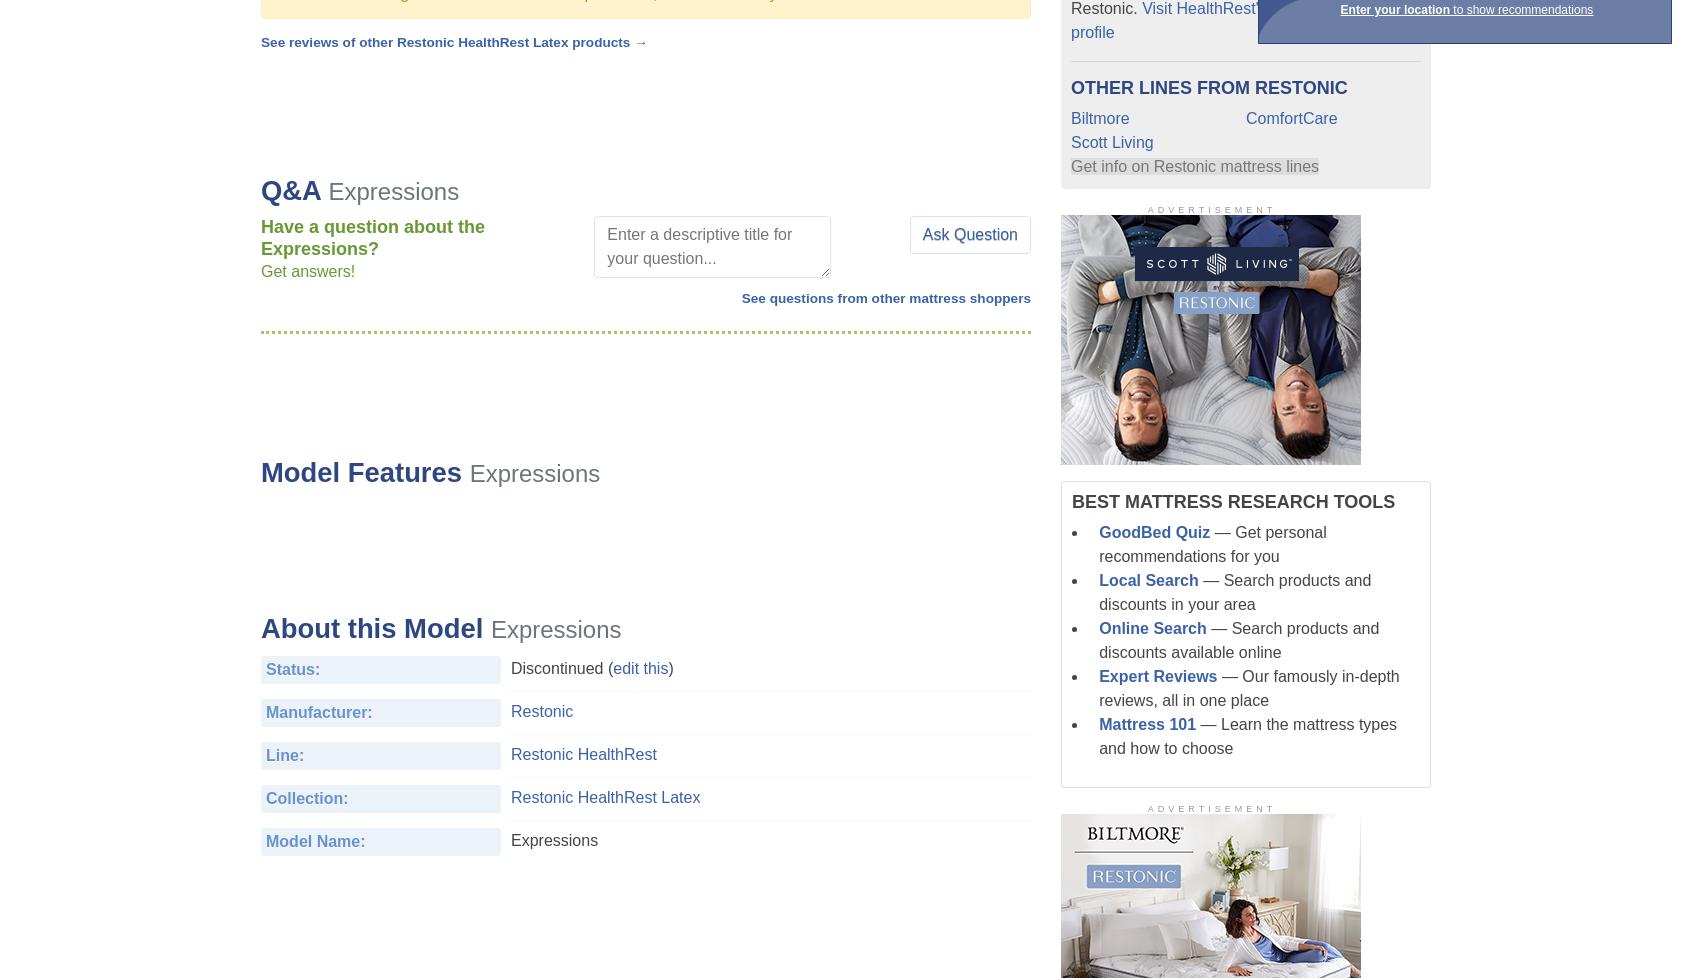 This screenshot has width=1692, height=978. I want to click on 'edit this', so click(612, 667).